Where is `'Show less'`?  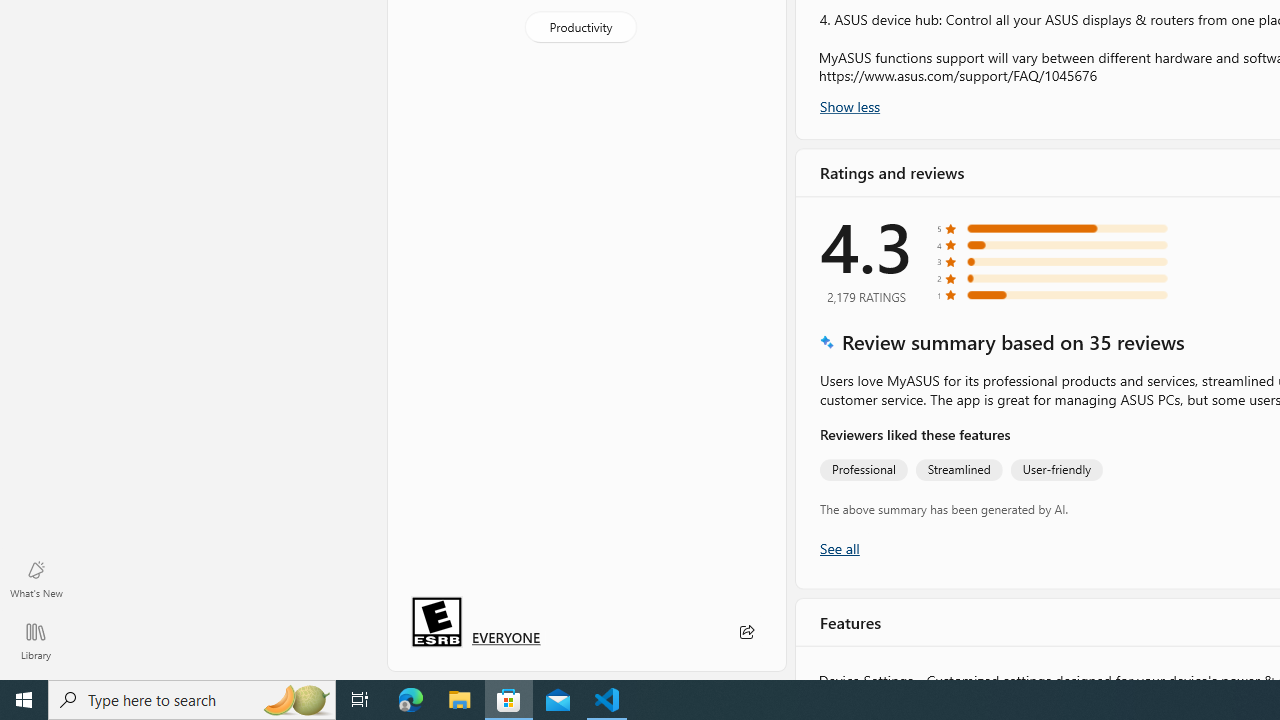 'Show less' is located at coordinates (850, 104).